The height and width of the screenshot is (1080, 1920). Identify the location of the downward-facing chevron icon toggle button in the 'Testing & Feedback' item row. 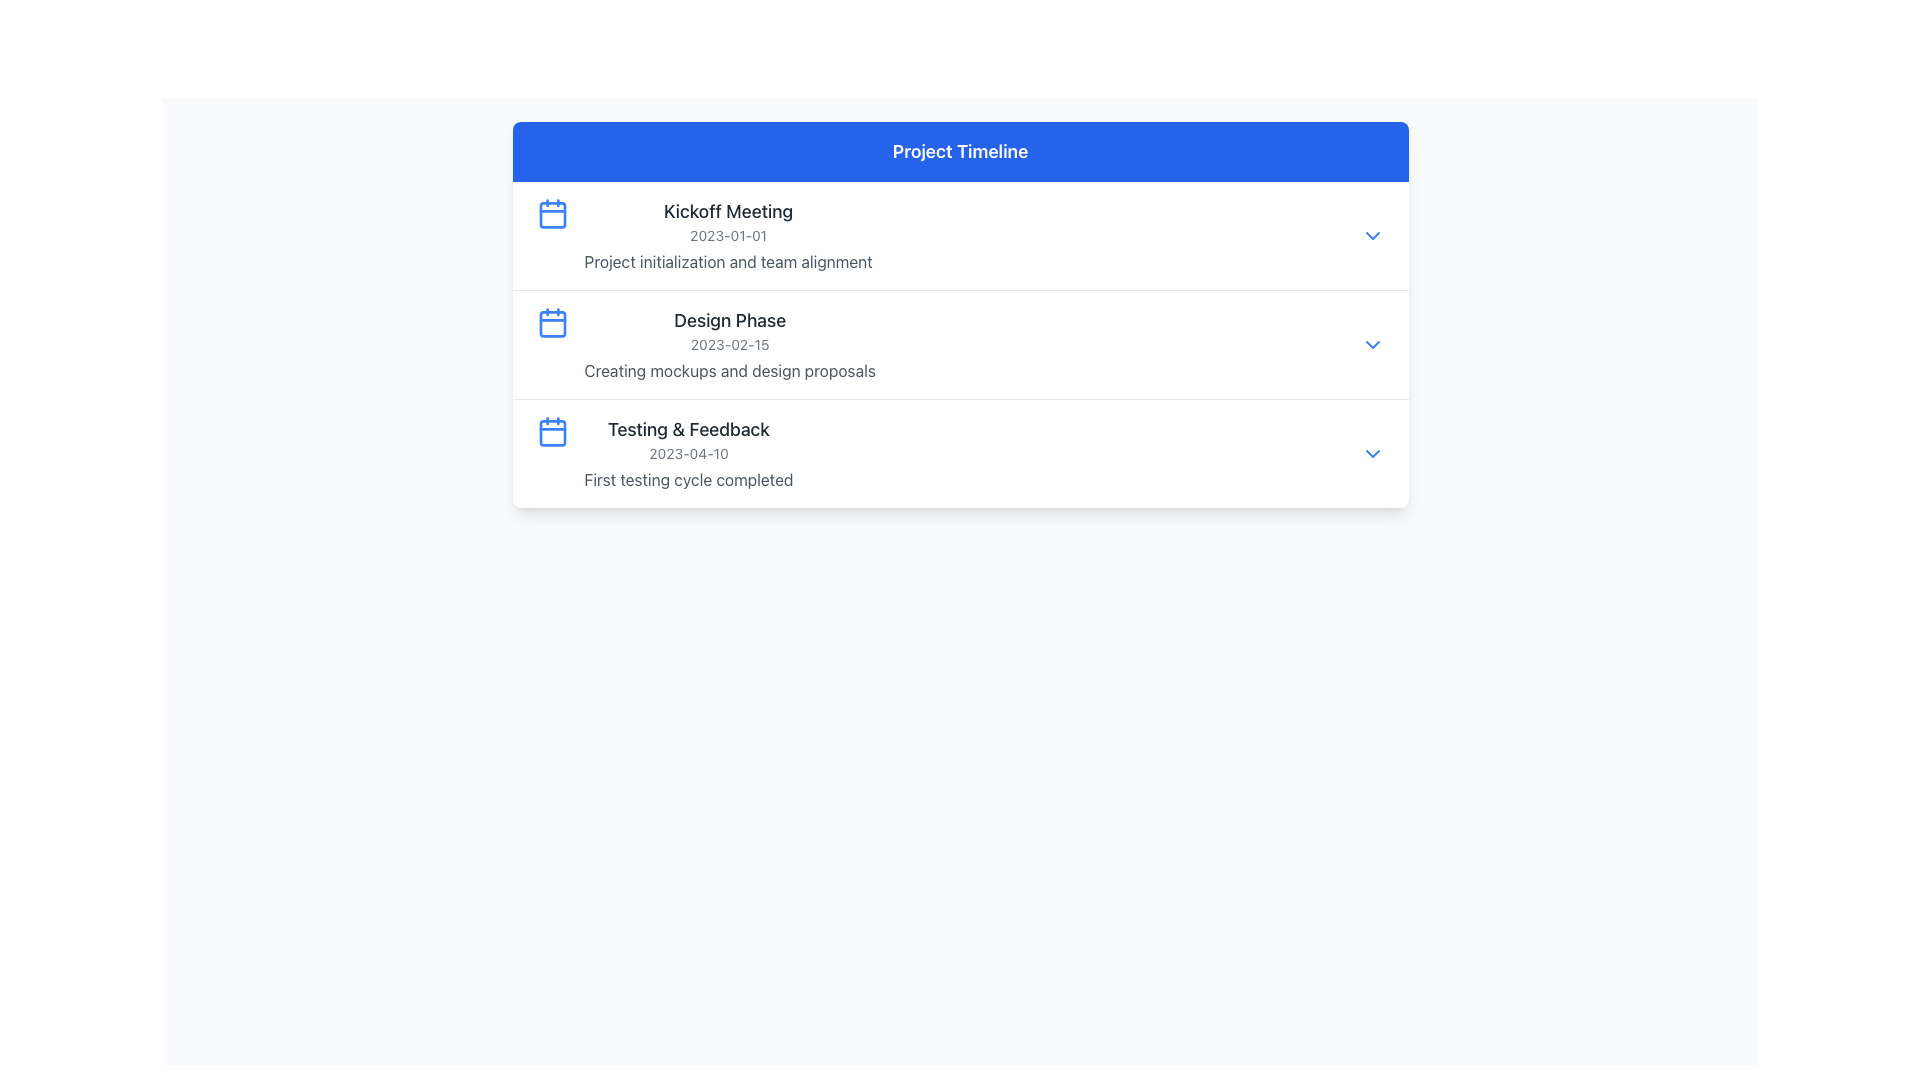
(1371, 454).